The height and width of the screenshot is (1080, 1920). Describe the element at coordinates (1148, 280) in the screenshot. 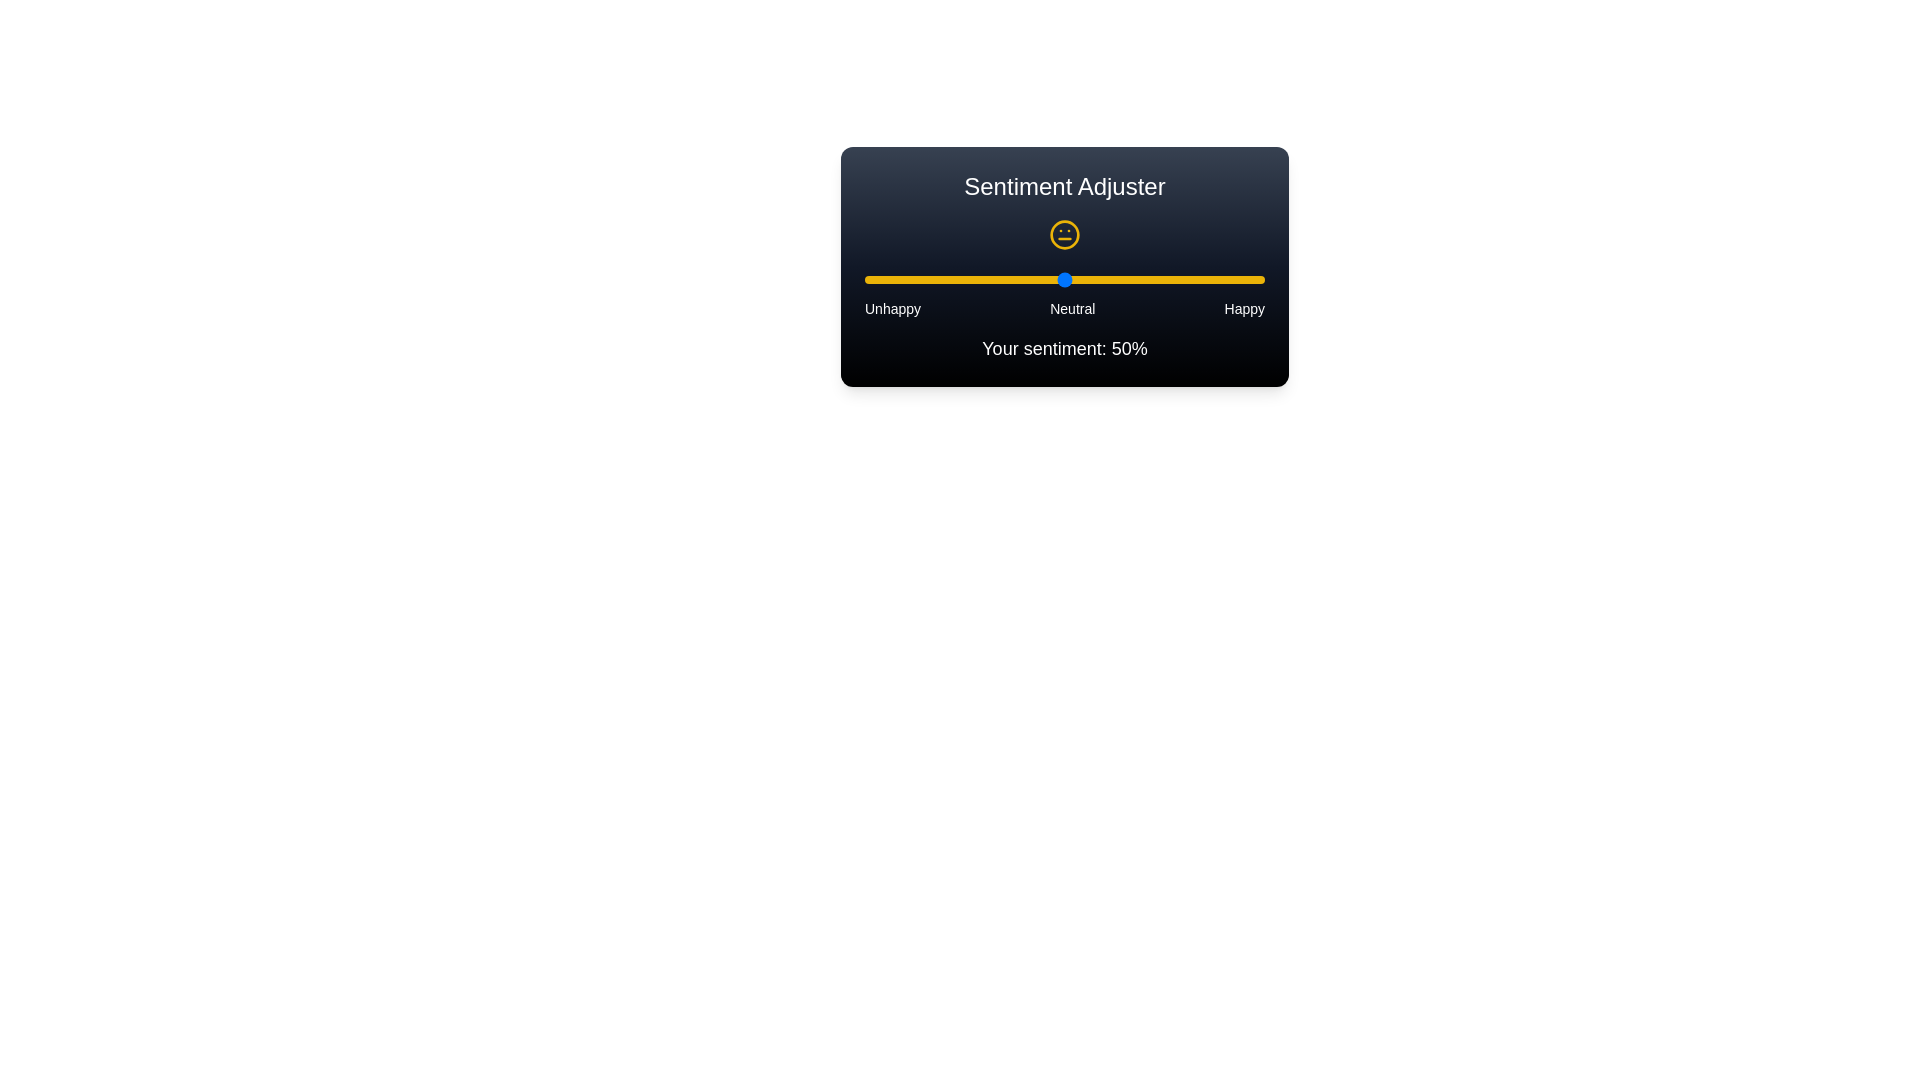

I see `the slider to set the sentiment value to 71` at that location.